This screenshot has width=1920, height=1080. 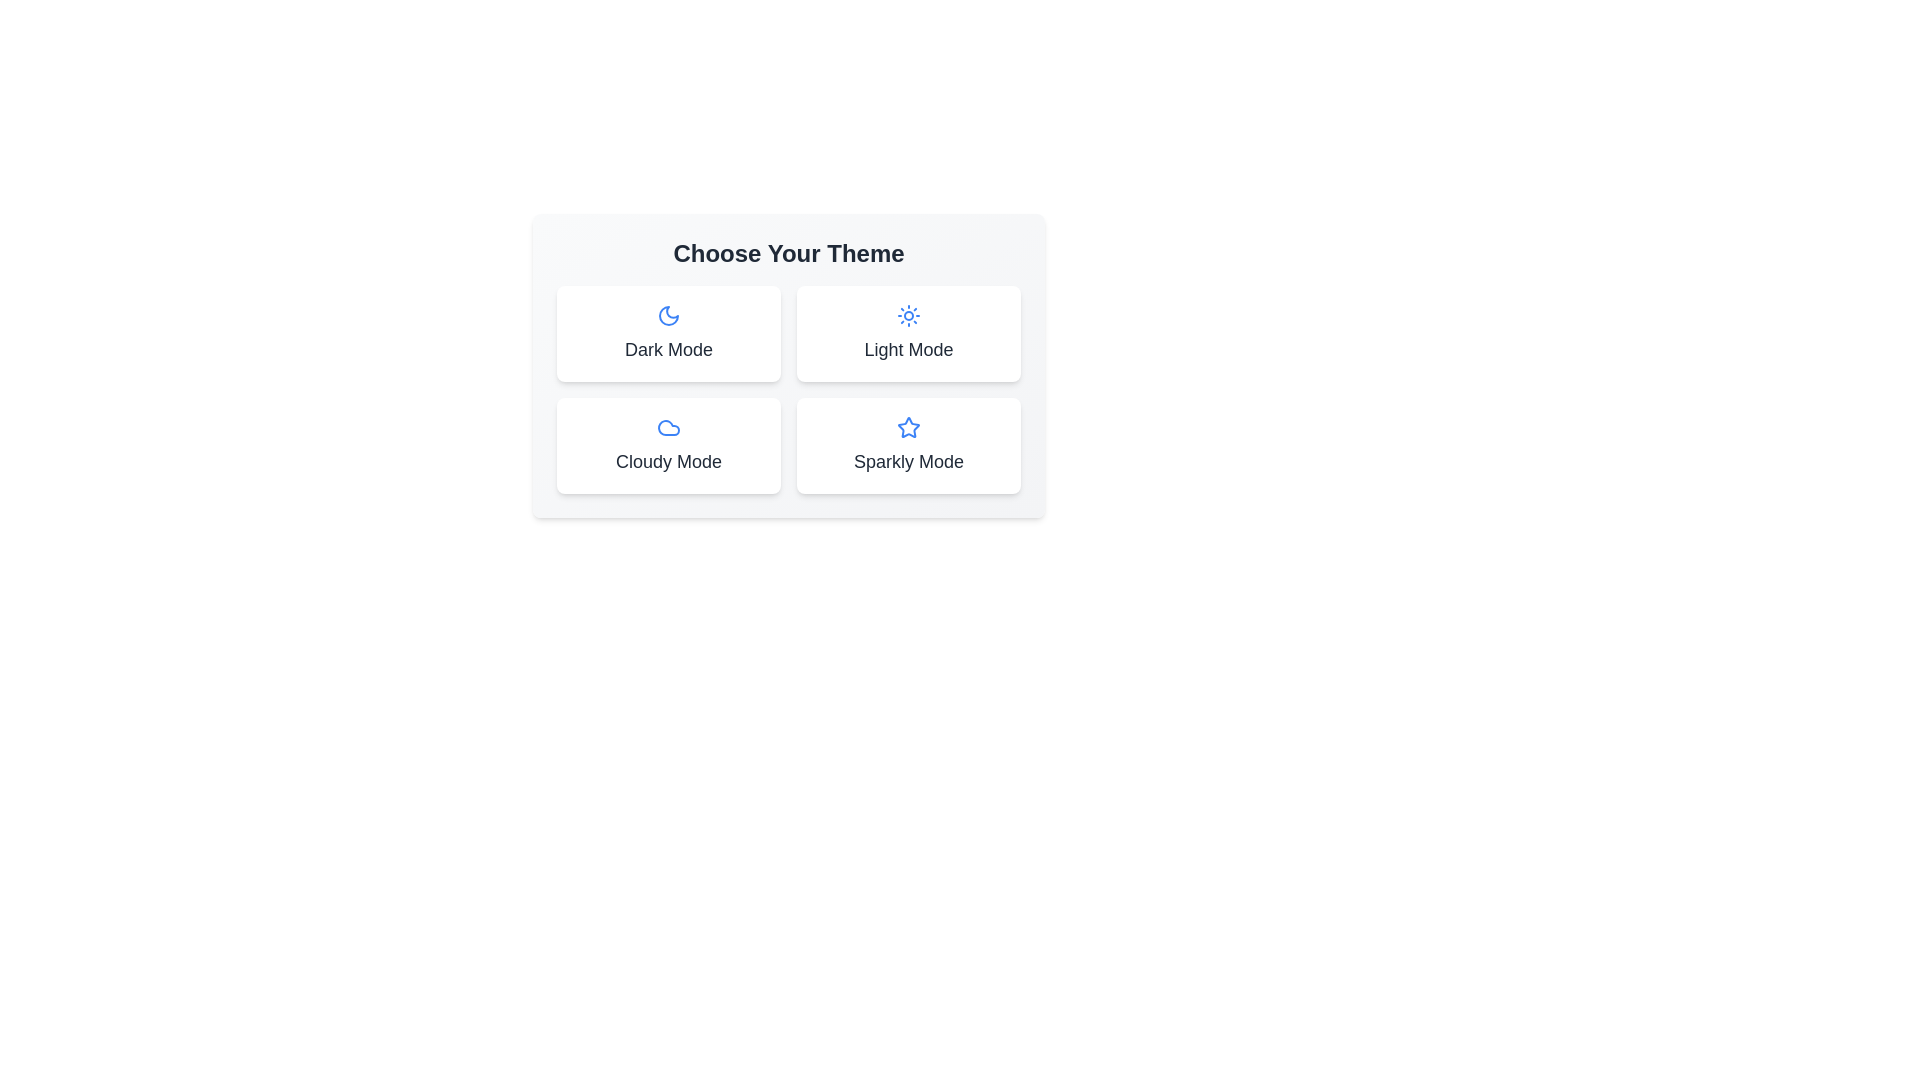 What do you see at coordinates (907, 333) in the screenshot?
I see `the white rectangular button with a sun icon and the text 'Light Mode'` at bounding box center [907, 333].